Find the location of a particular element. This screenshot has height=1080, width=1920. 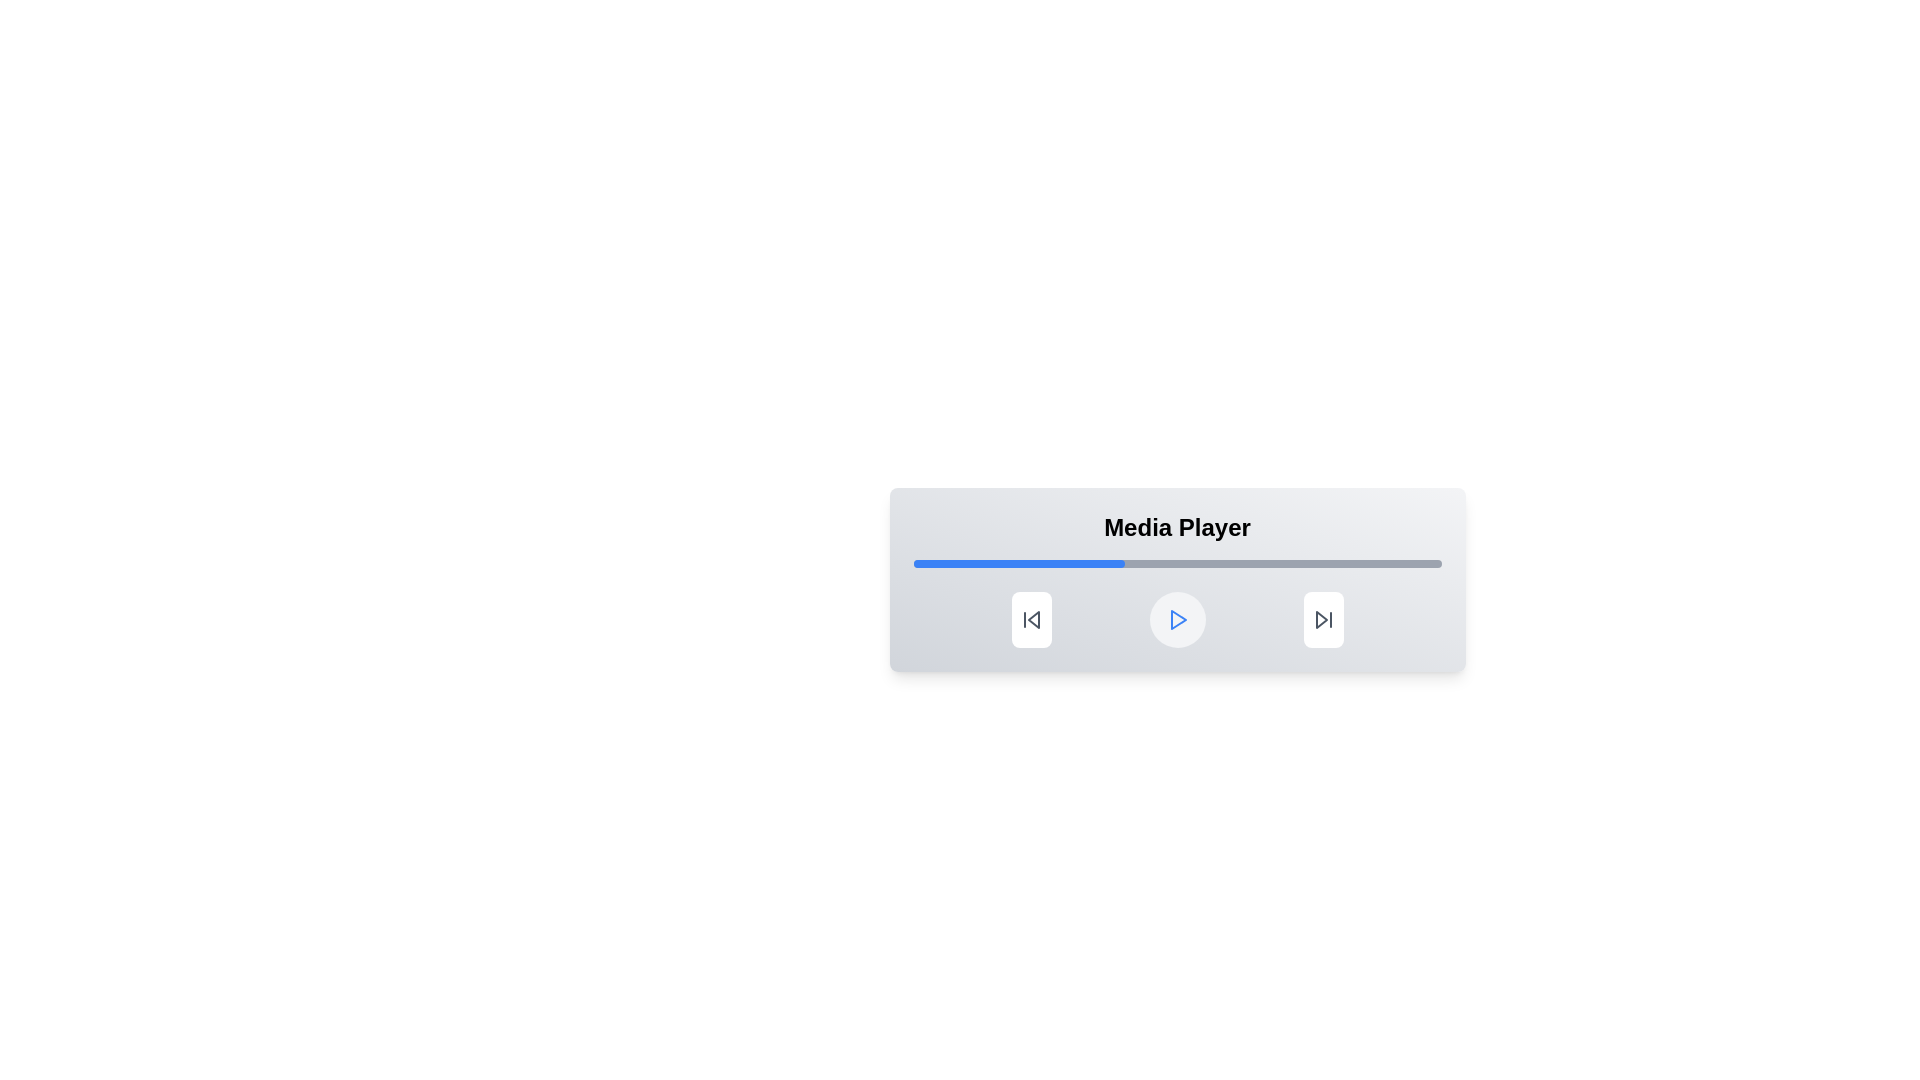

the Previous Button, which is represented by a small triangular arrow pointing left, located on the media player interface to the left of the central play button is located at coordinates (1033, 619).